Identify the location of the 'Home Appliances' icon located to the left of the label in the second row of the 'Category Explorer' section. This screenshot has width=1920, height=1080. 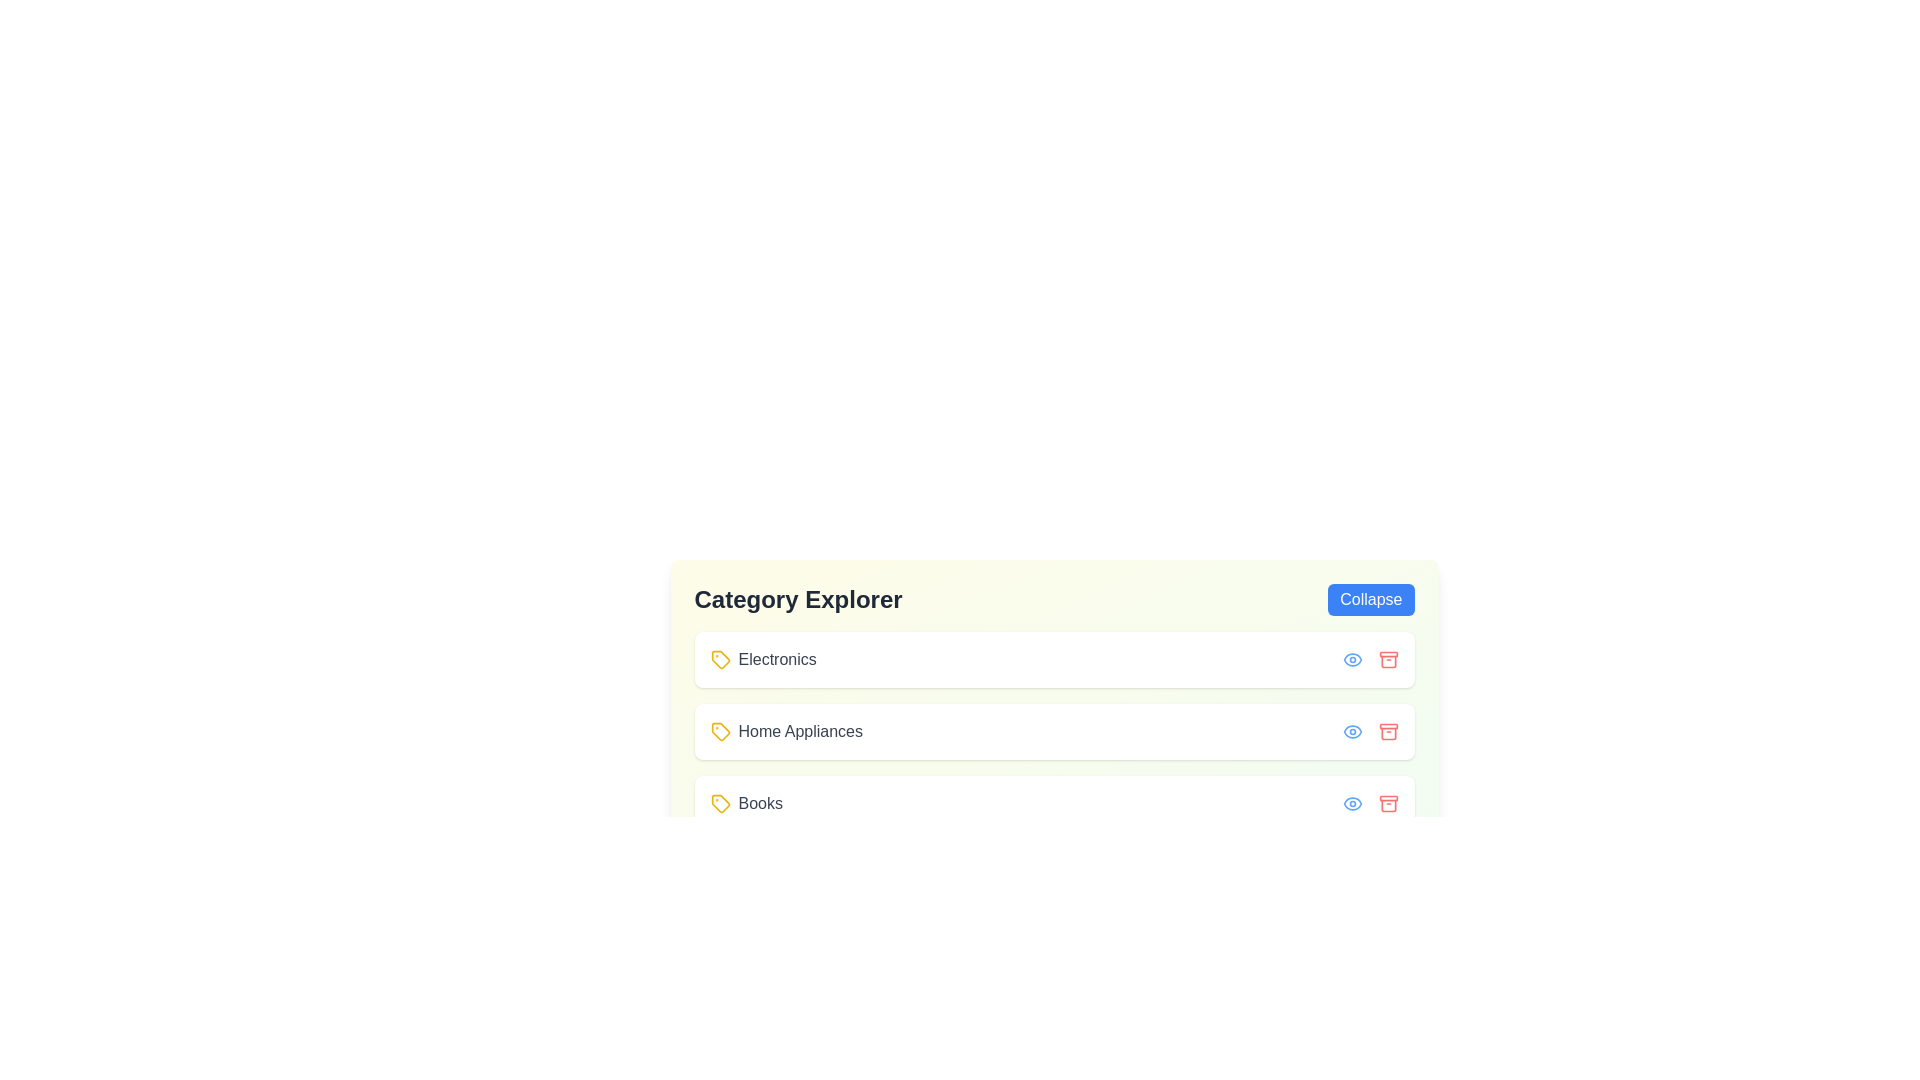
(720, 732).